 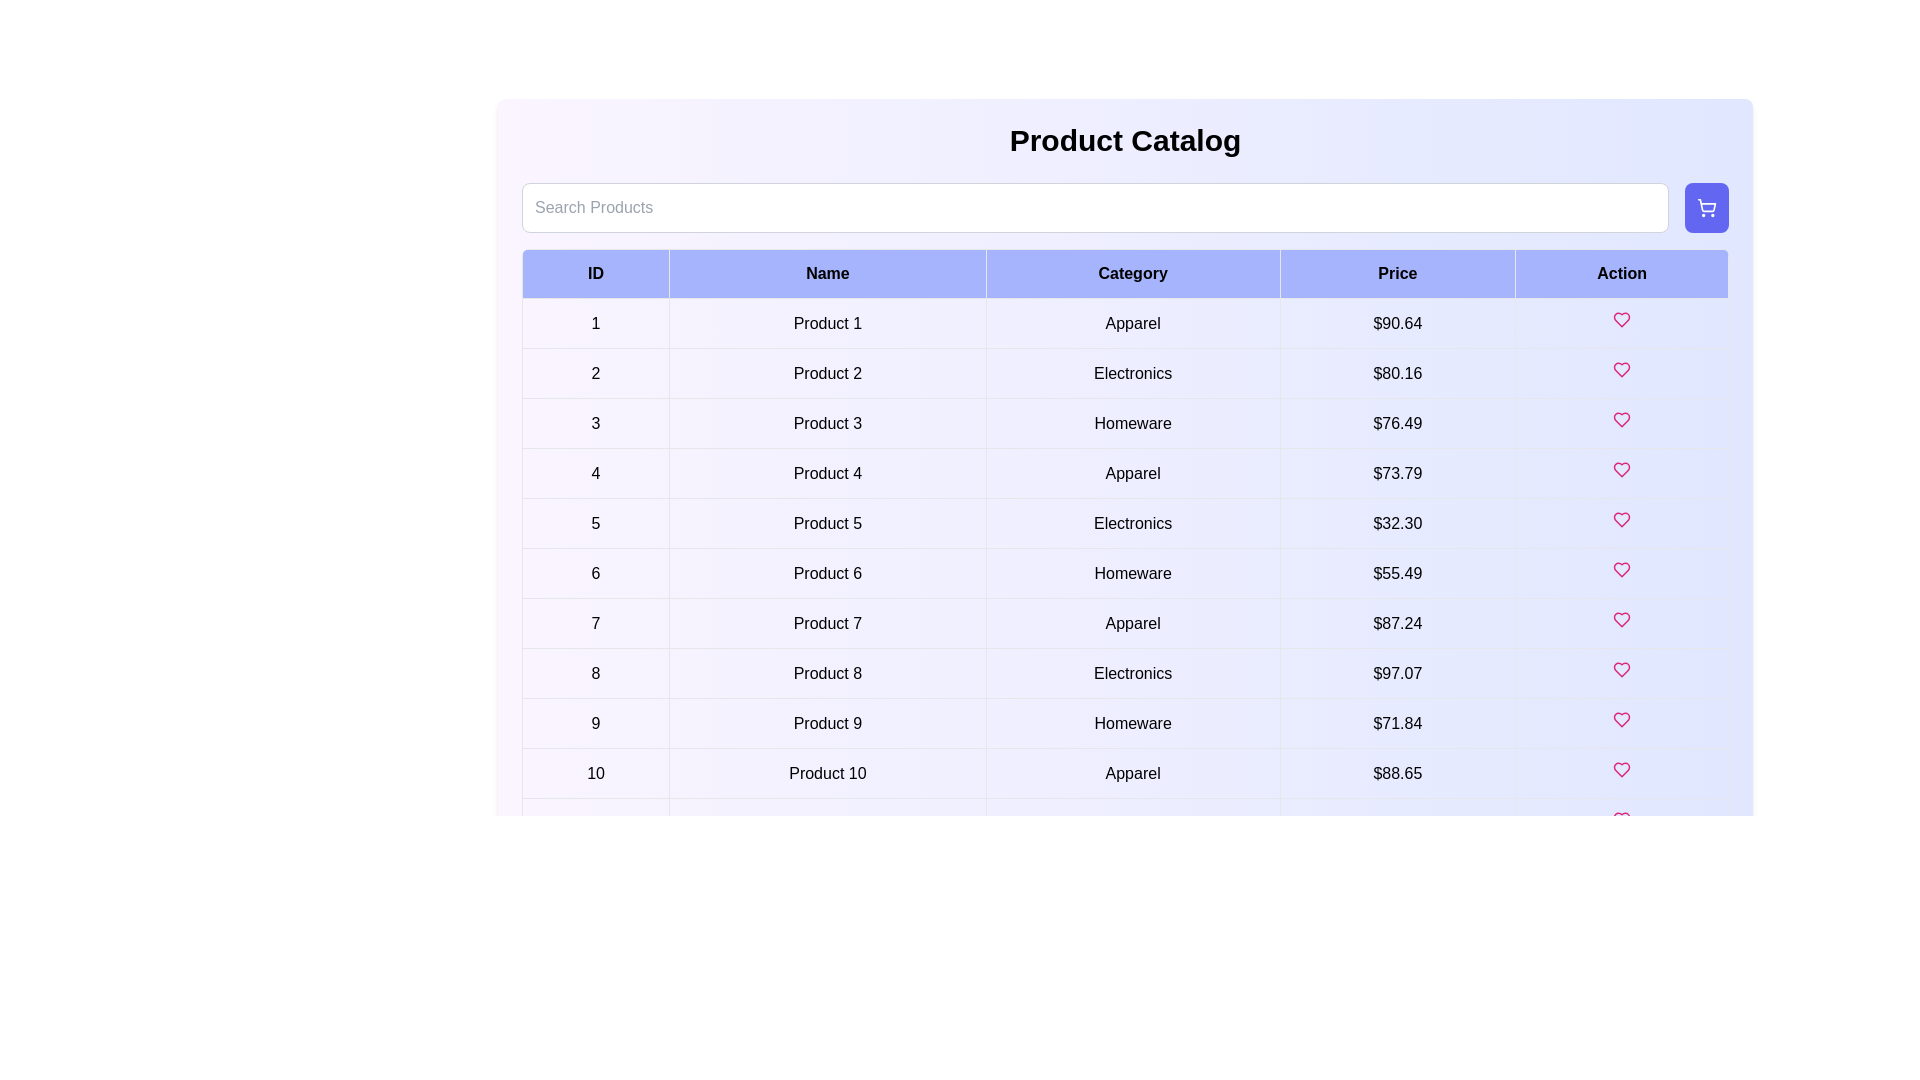 What do you see at coordinates (1706, 208) in the screenshot?
I see `the shopping cart button` at bounding box center [1706, 208].